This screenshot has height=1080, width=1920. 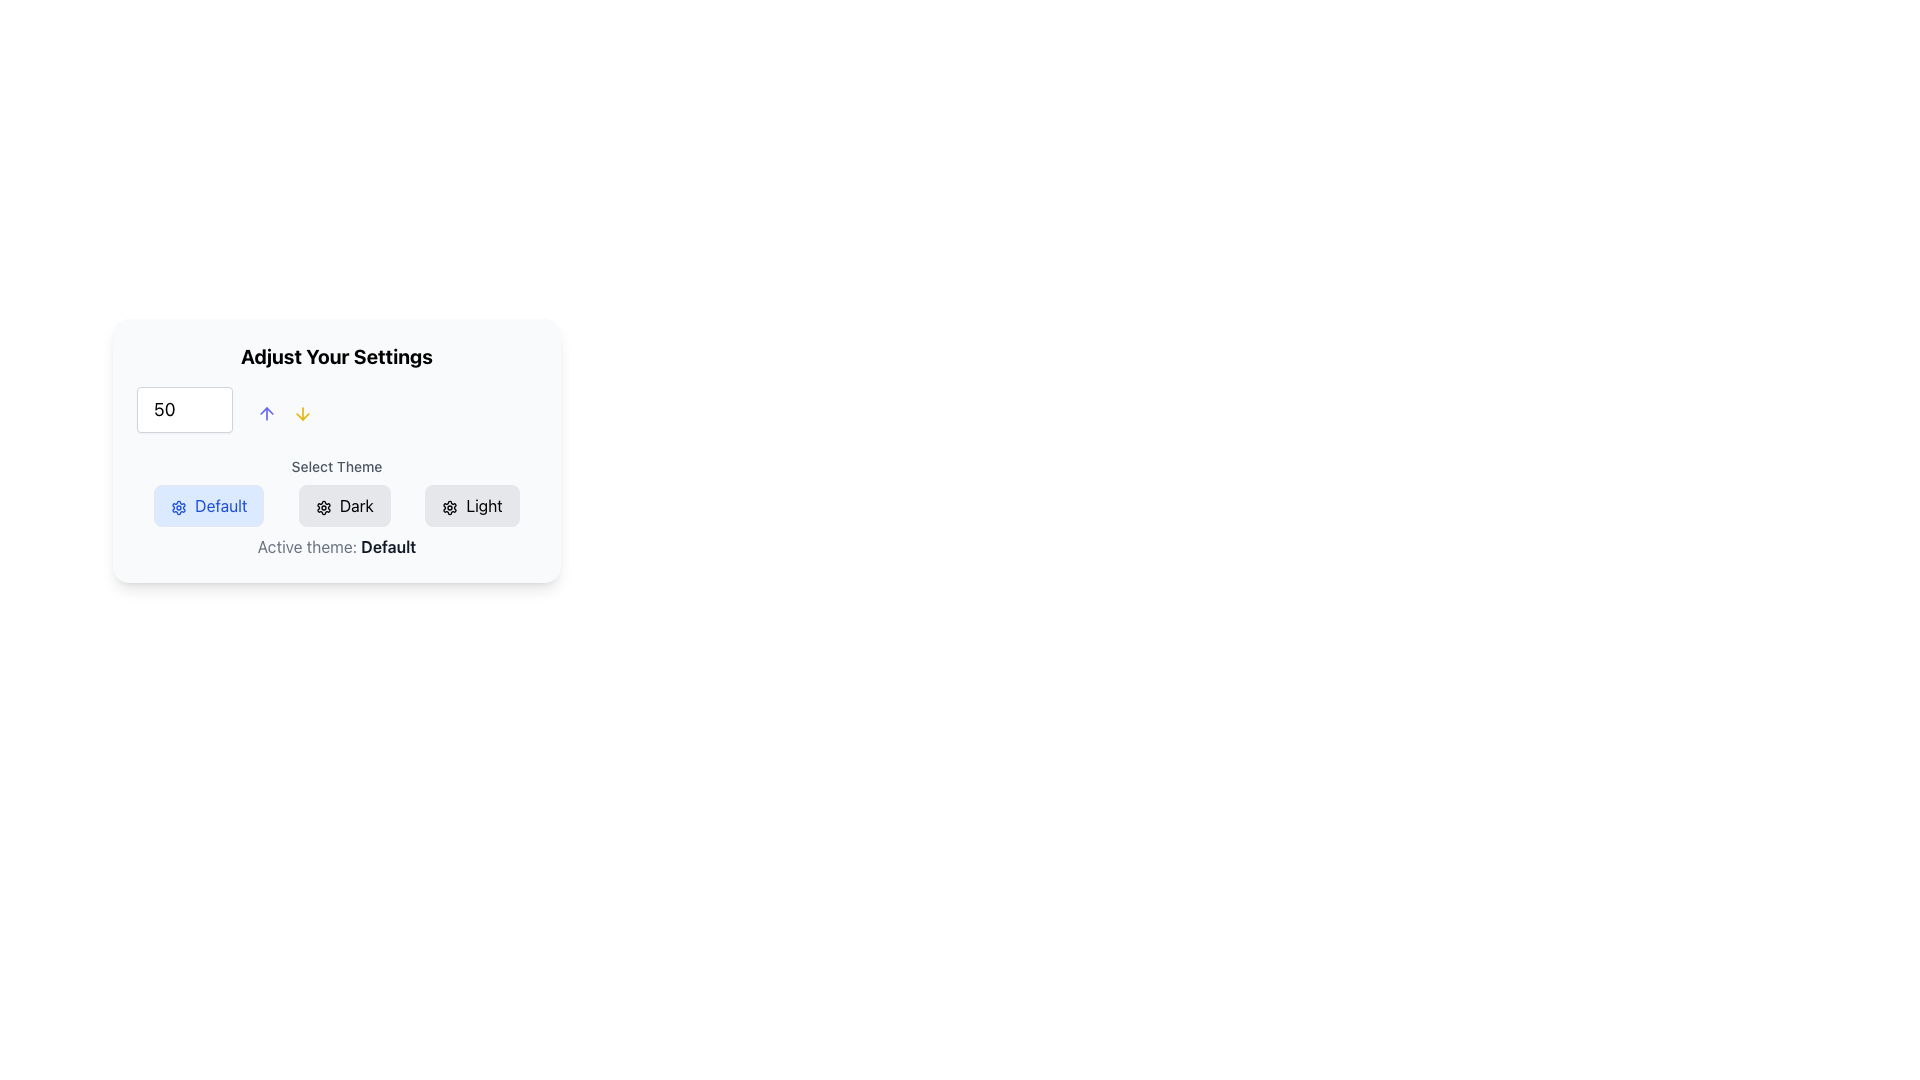 I want to click on the button with a downward arrow icon, located at the second position in the bottom row of similar buttons, so click(x=301, y=412).